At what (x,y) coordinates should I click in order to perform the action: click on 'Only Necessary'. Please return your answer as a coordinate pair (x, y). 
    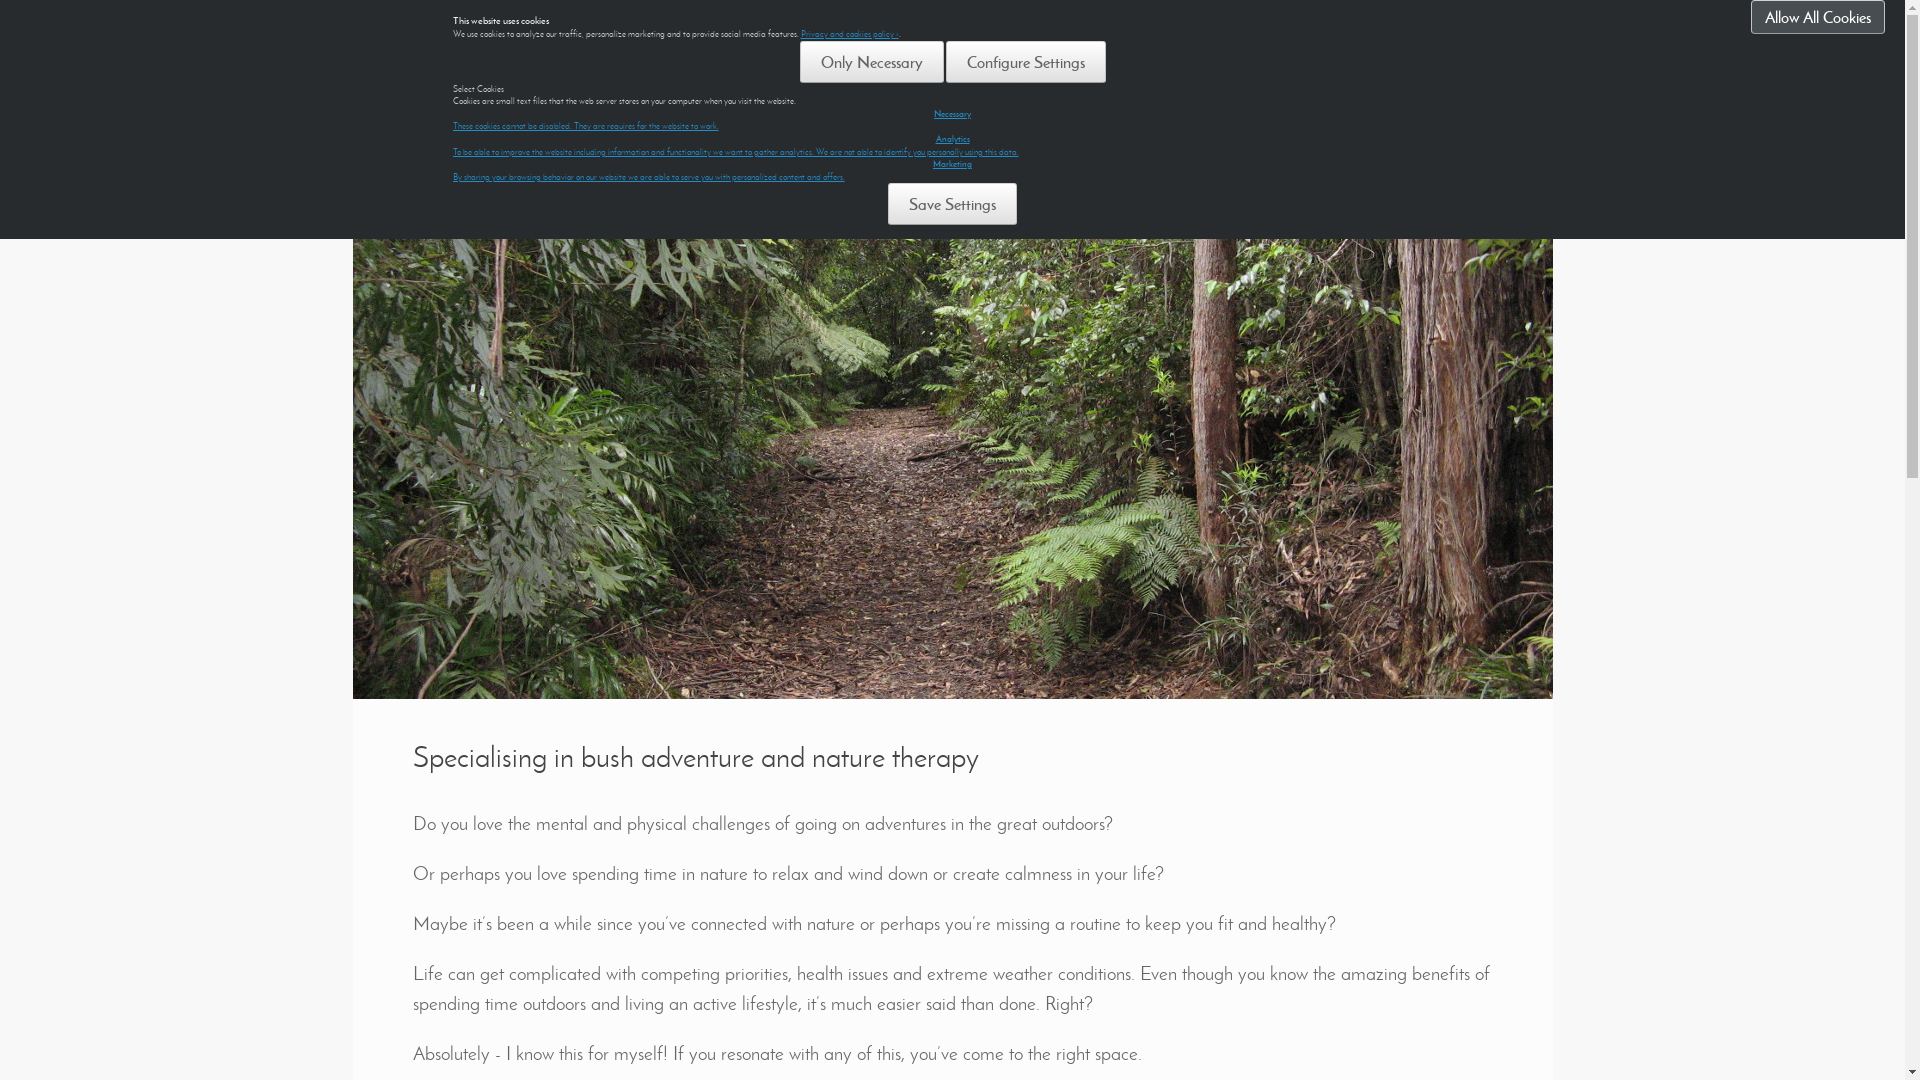
    Looking at the image, I should click on (872, 60).